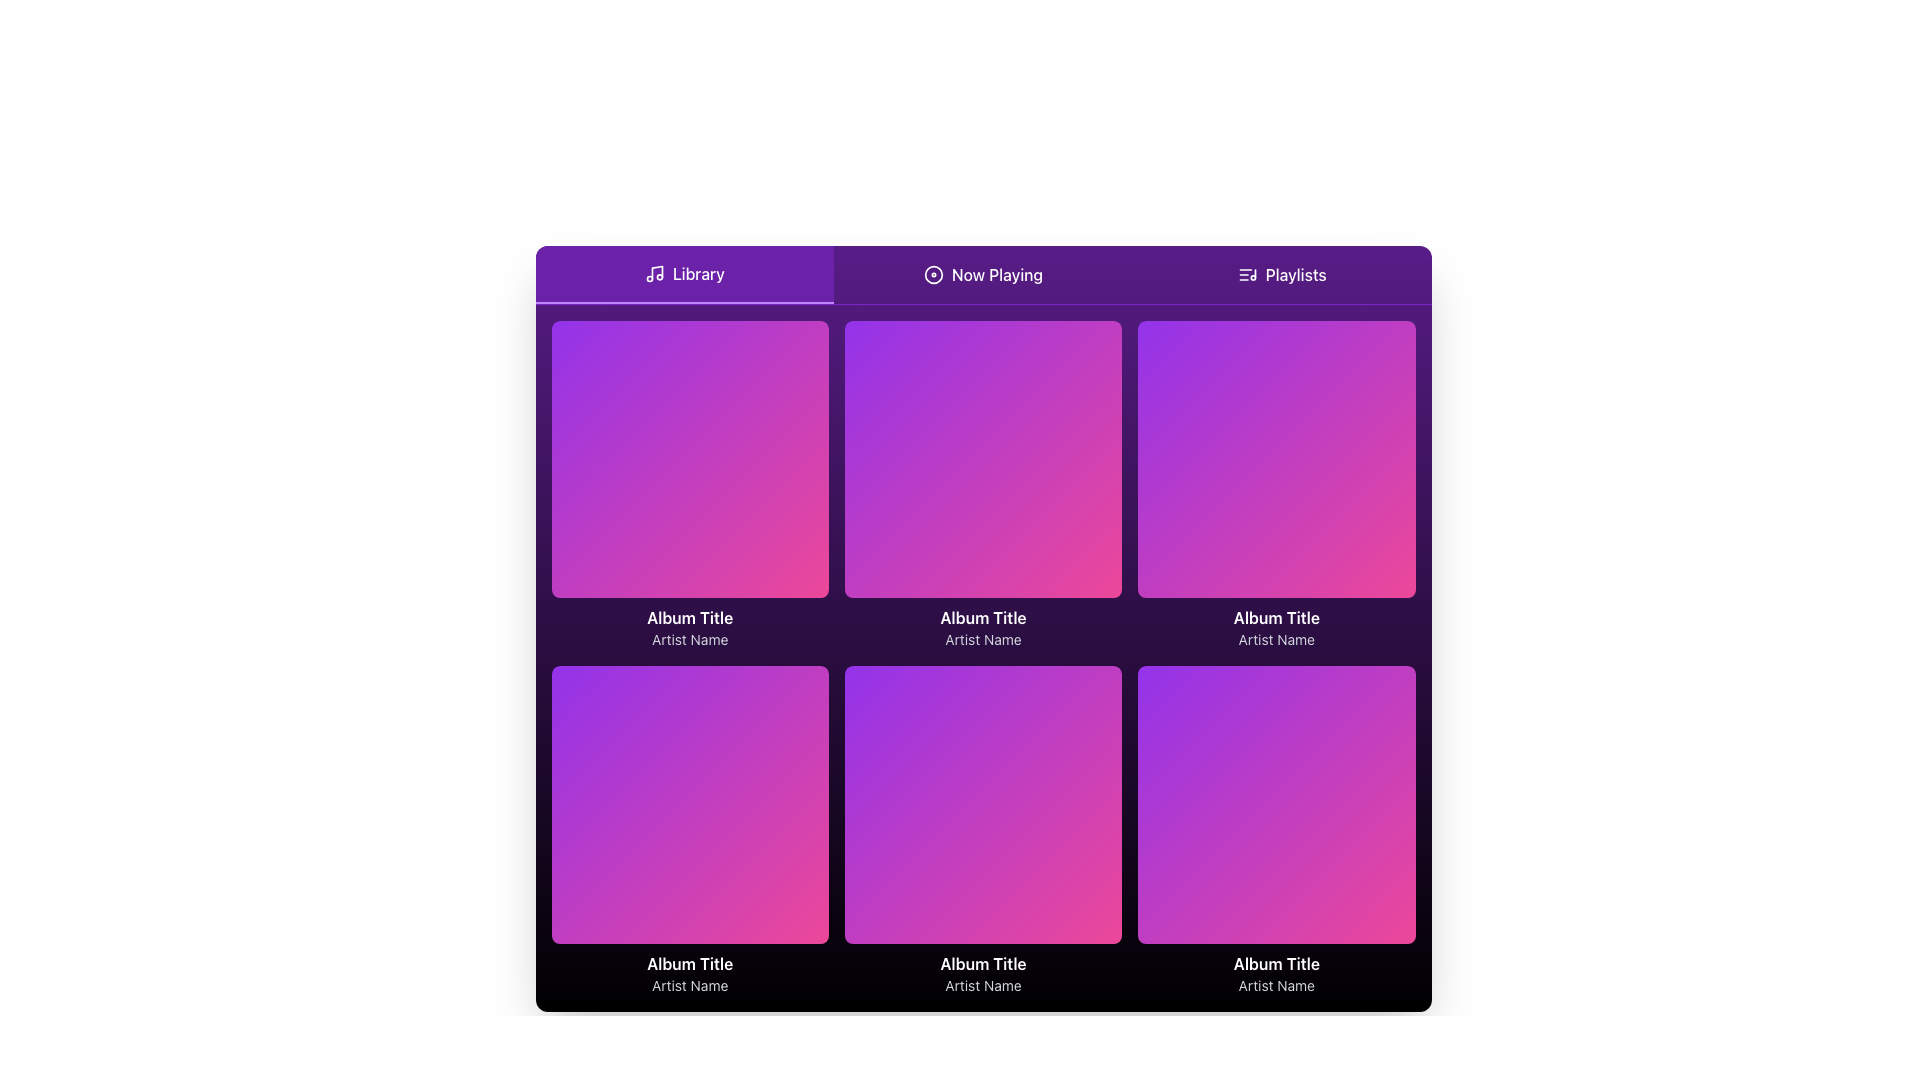  What do you see at coordinates (983, 275) in the screenshot?
I see `the 'Now Playing' tab in the tab navigation bar` at bounding box center [983, 275].